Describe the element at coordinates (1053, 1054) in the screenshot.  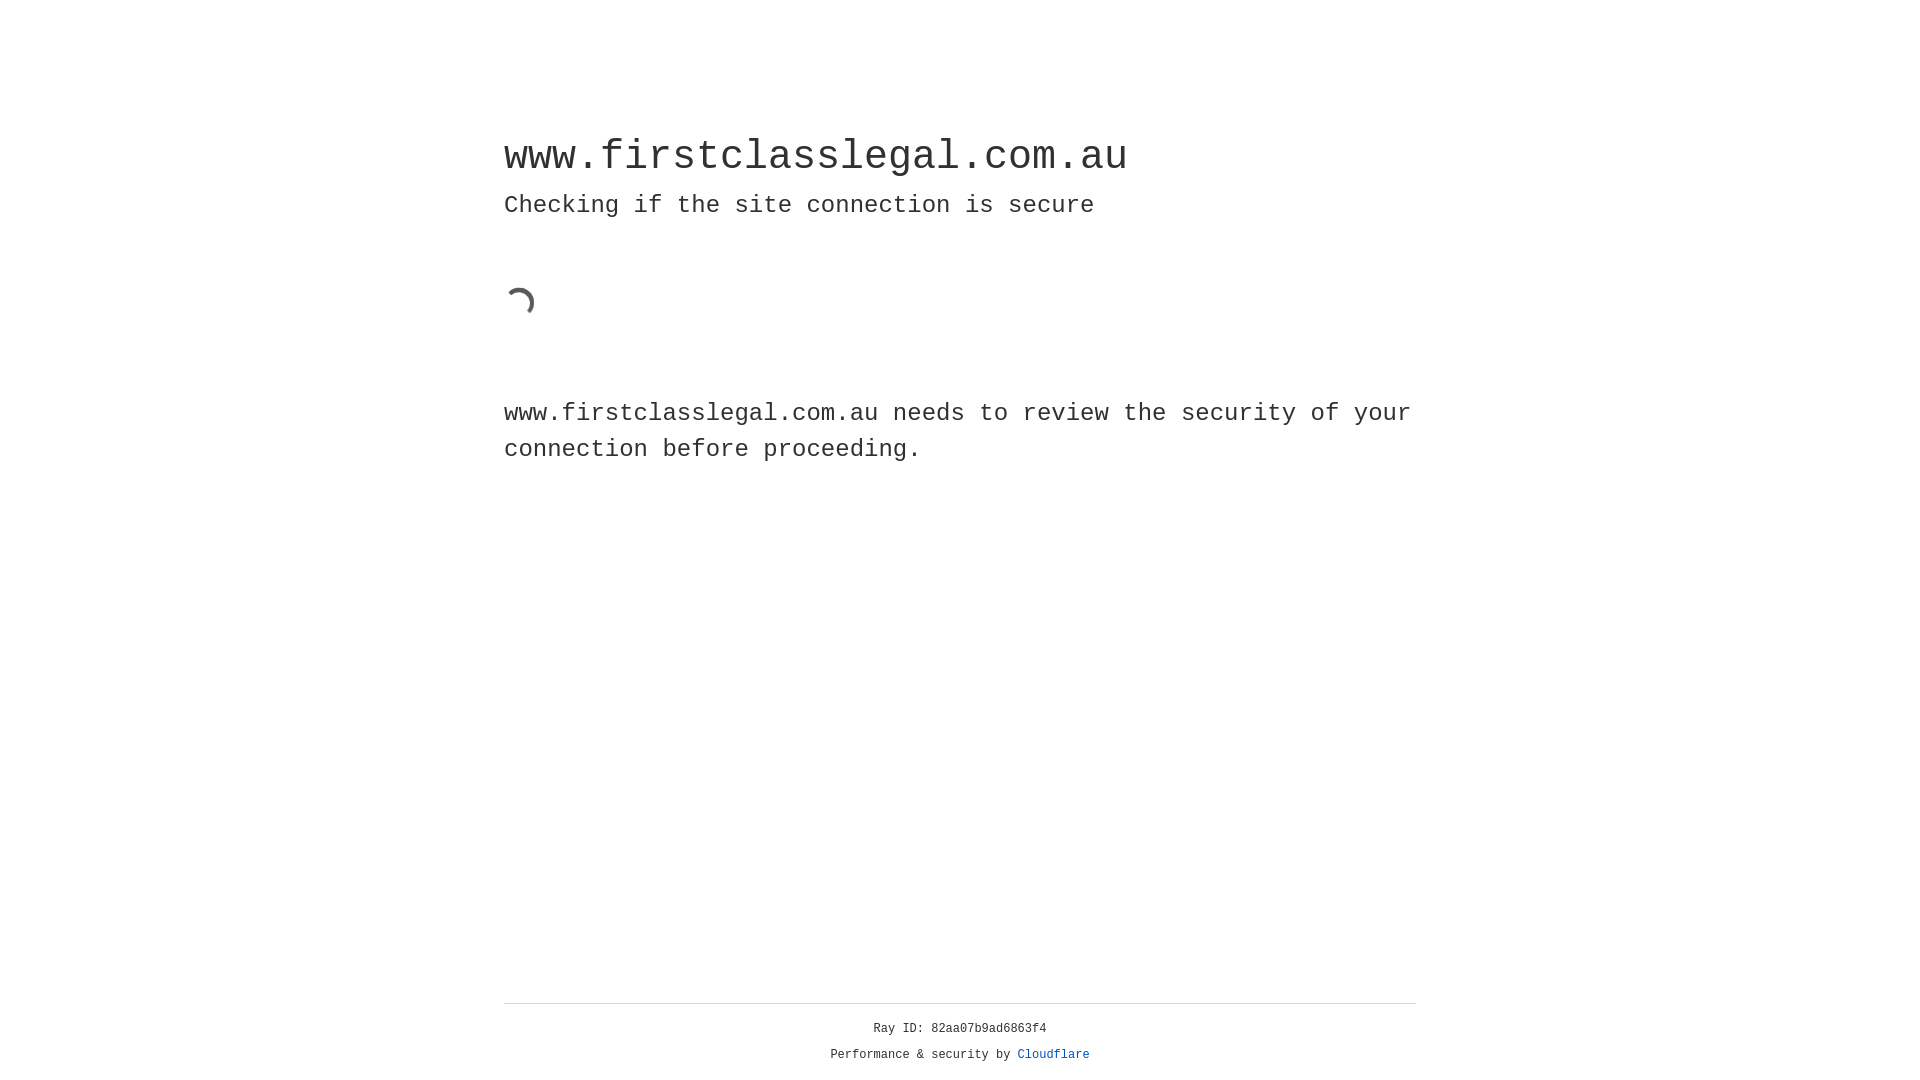
I see `'Cloudflare'` at that location.